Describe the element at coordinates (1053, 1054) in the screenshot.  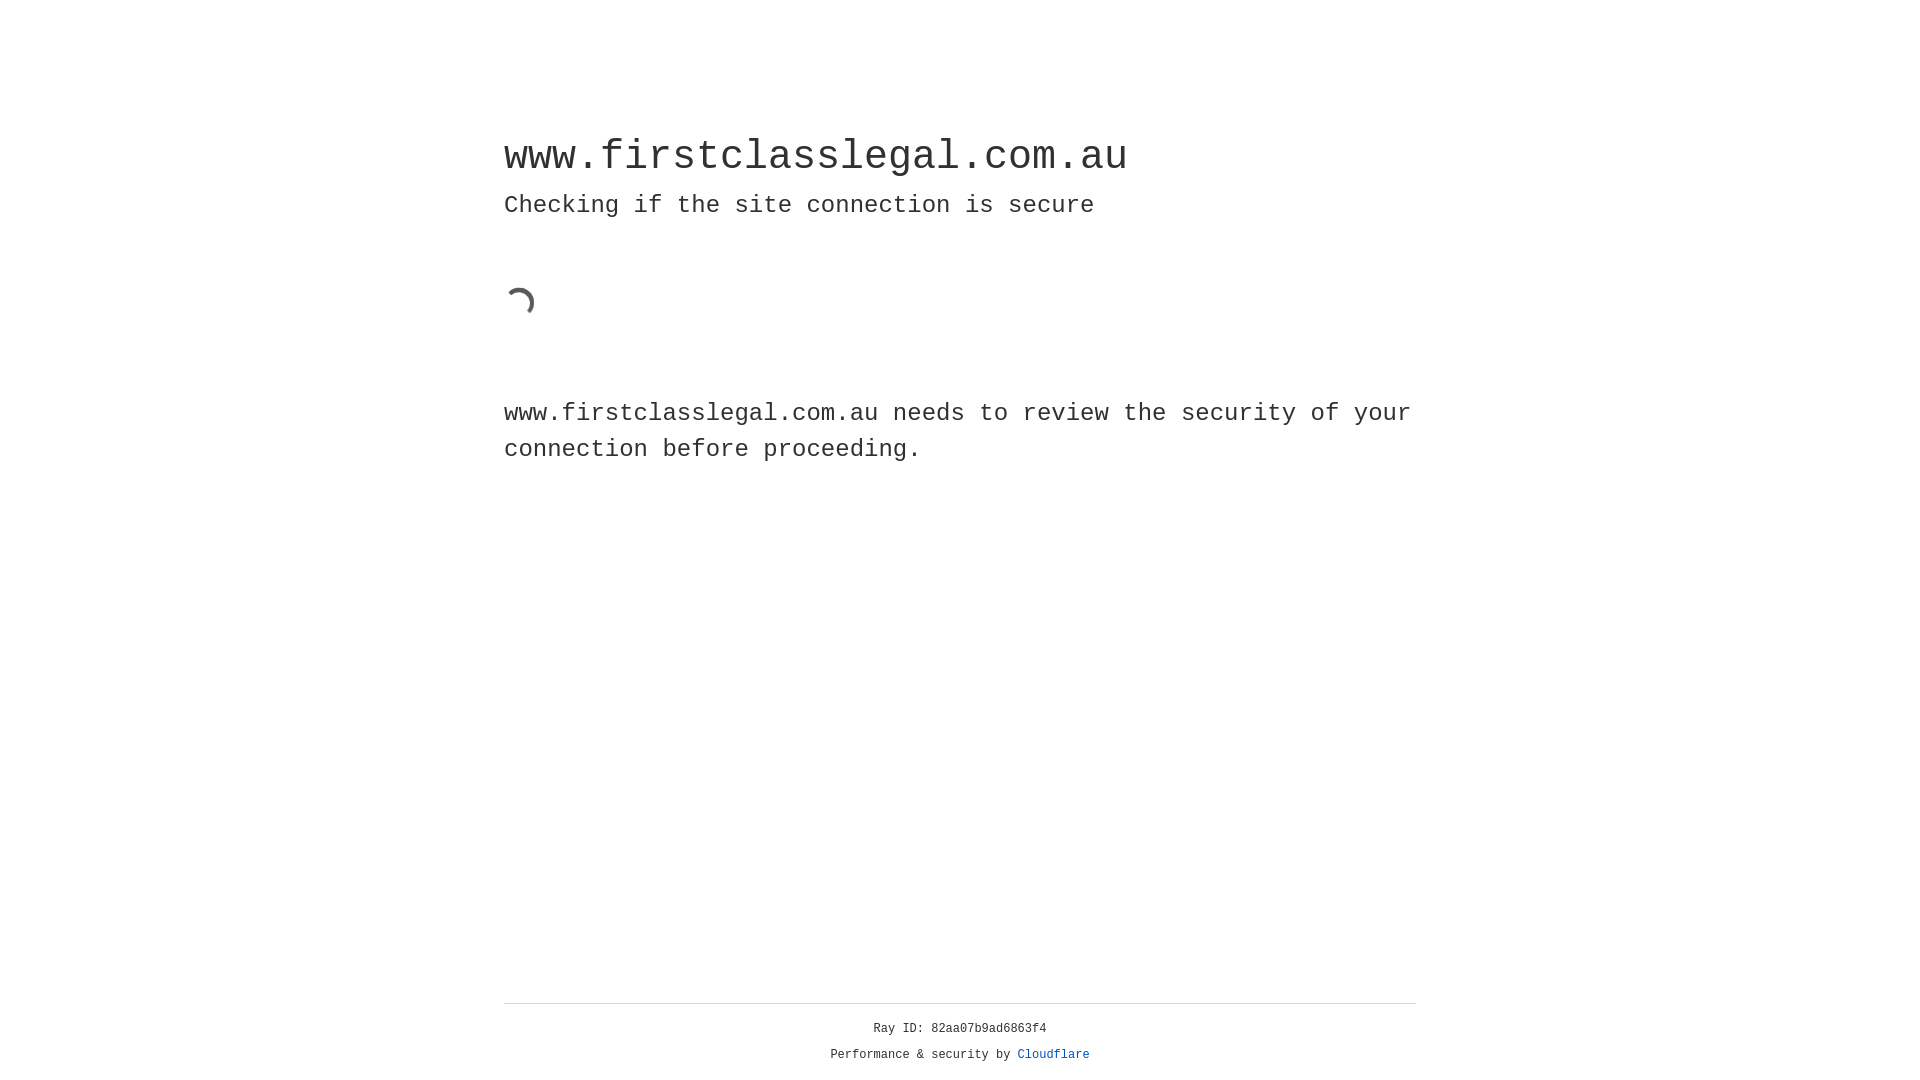
I see `'Cloudflare'` at that location.